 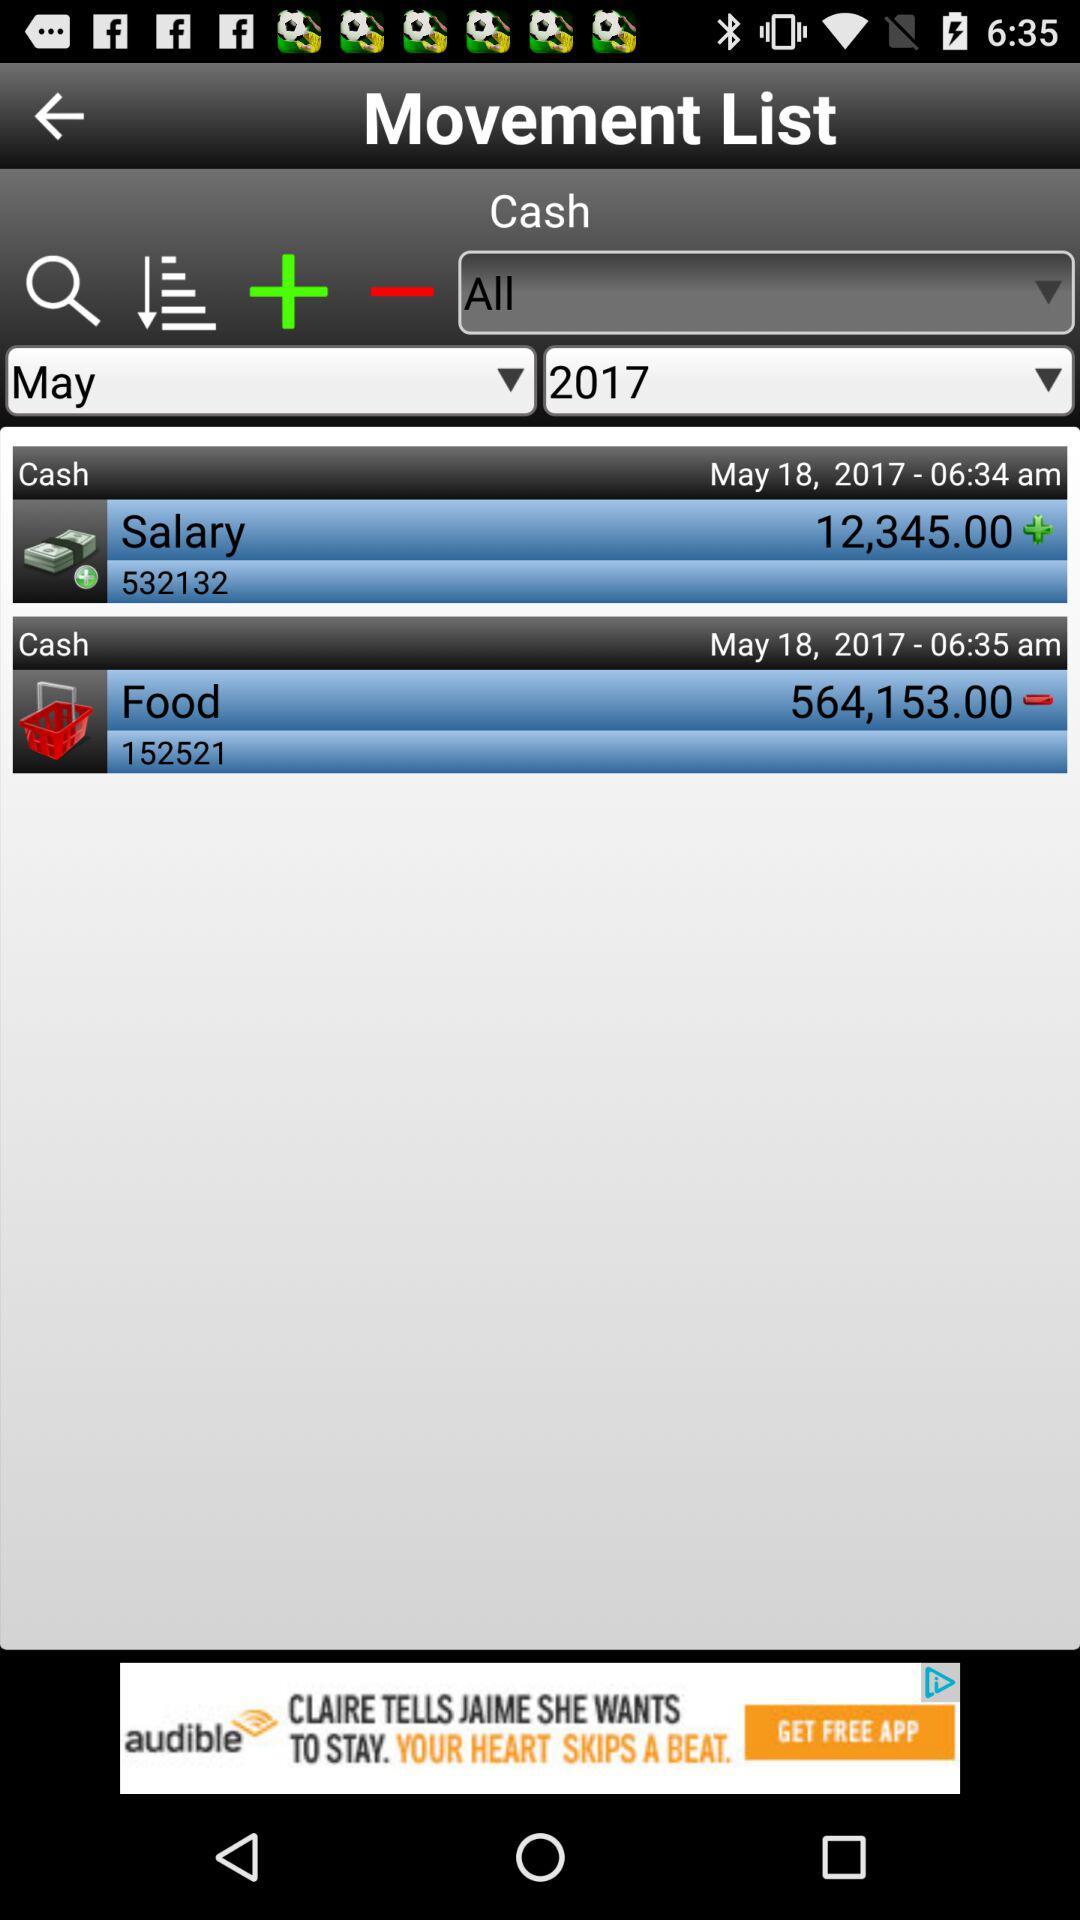 What do you see at coordinates (288, 291) in the screenshot?
I see `movement` at bounding box center [288, 291].